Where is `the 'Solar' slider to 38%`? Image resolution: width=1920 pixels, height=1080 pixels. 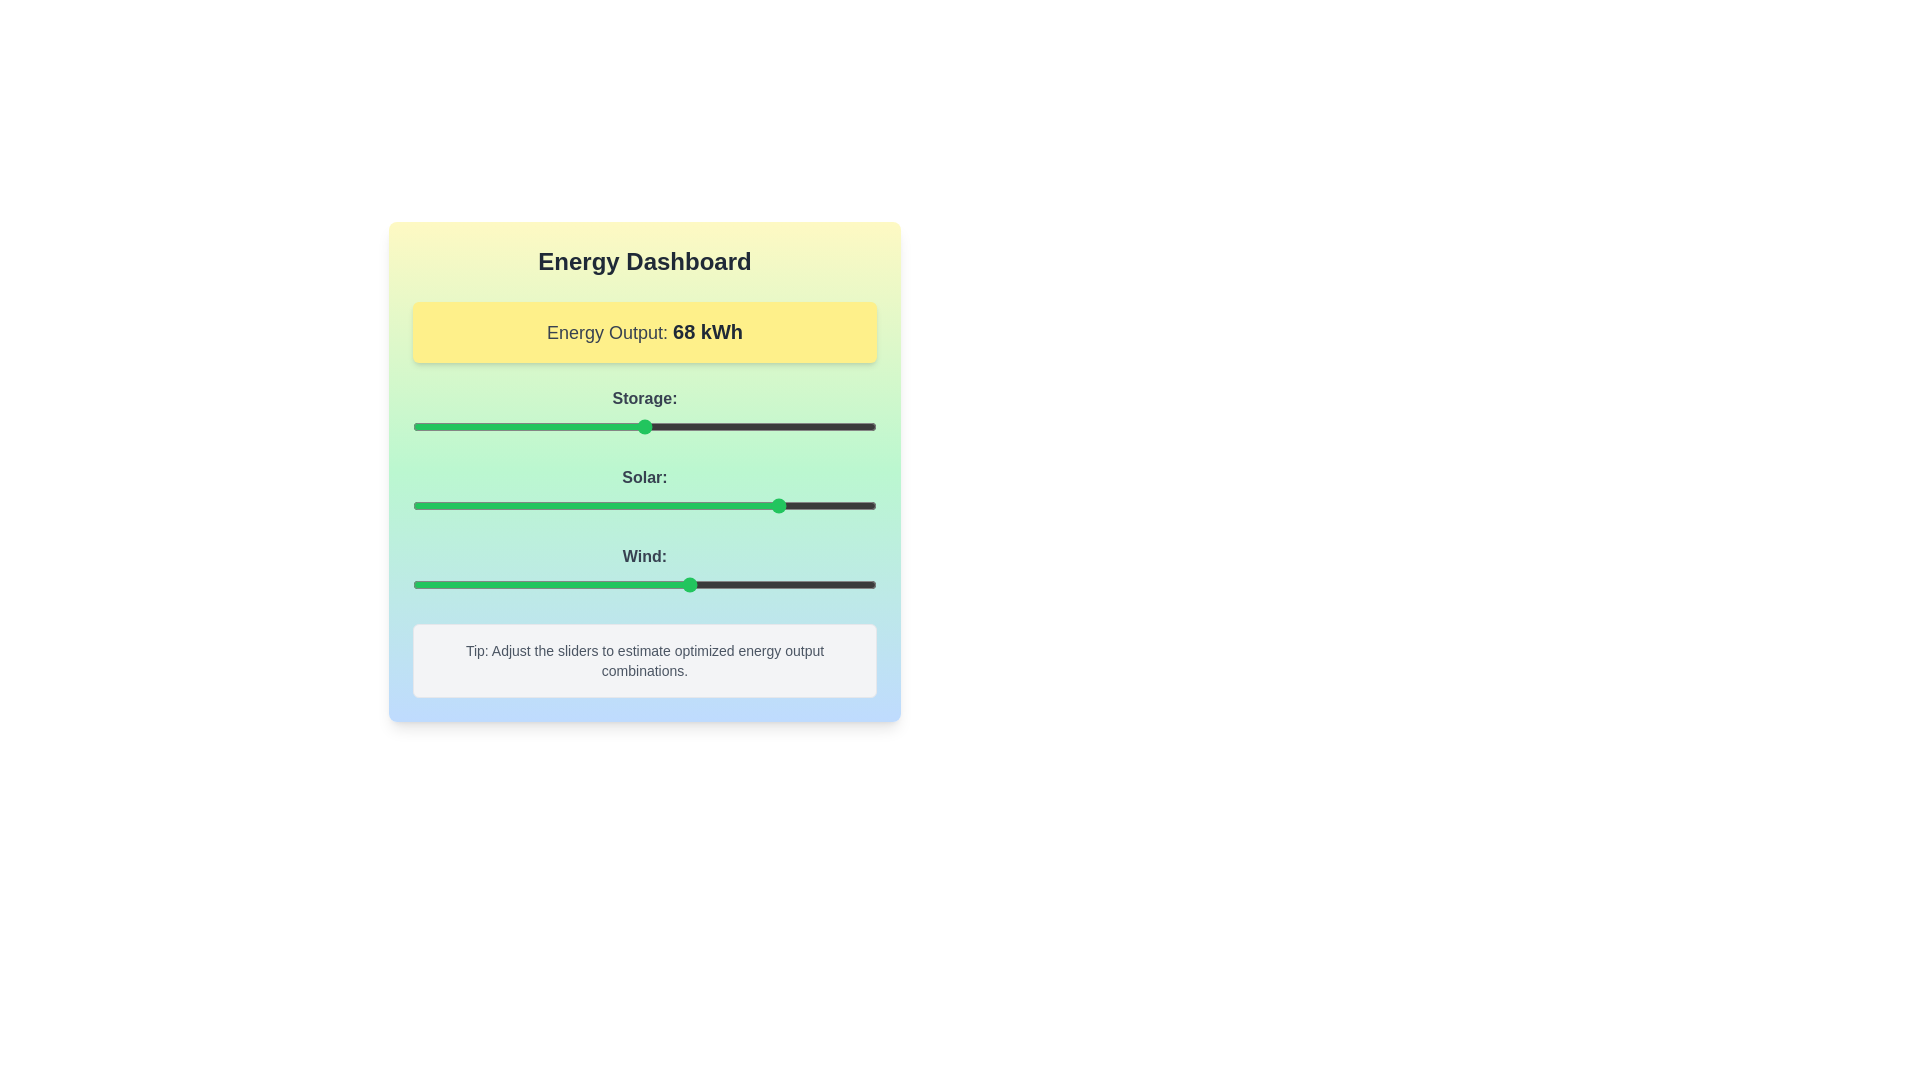
the 'Solar' slider to 38% is located at coordinates (588, 504).